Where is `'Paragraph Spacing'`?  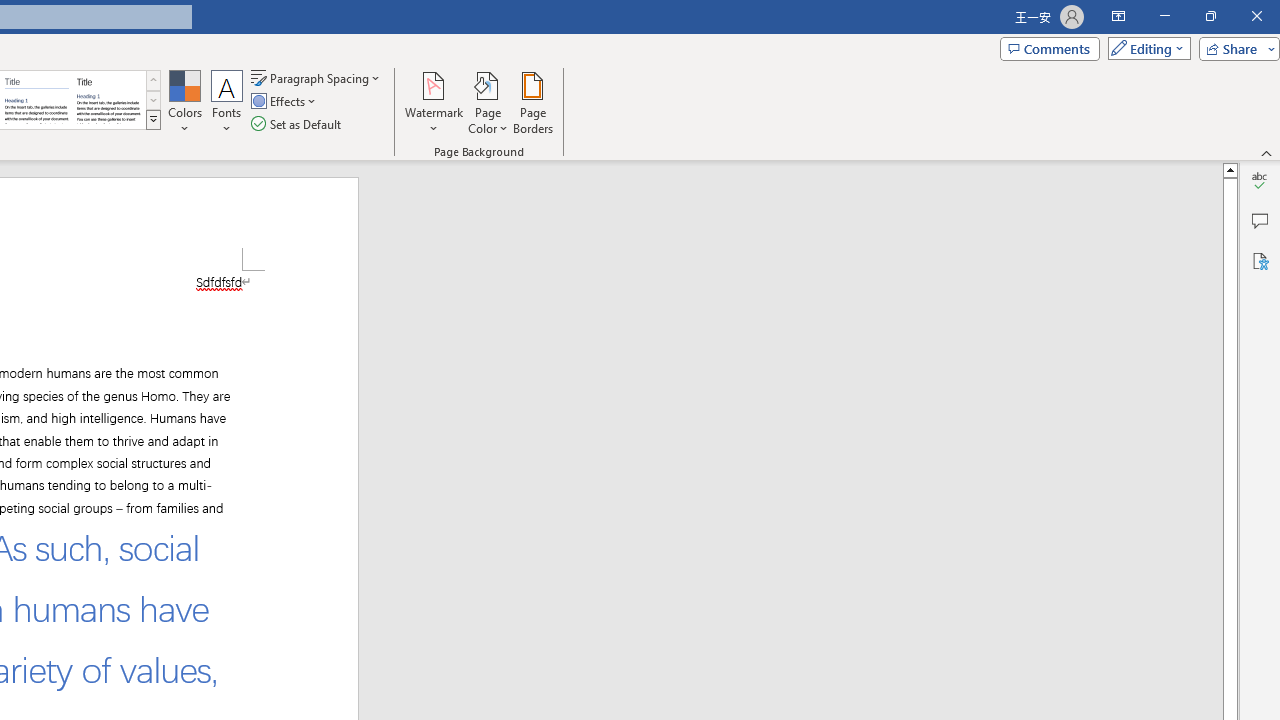 'Paragraph Spacing' is located at coordinates (316, 77).